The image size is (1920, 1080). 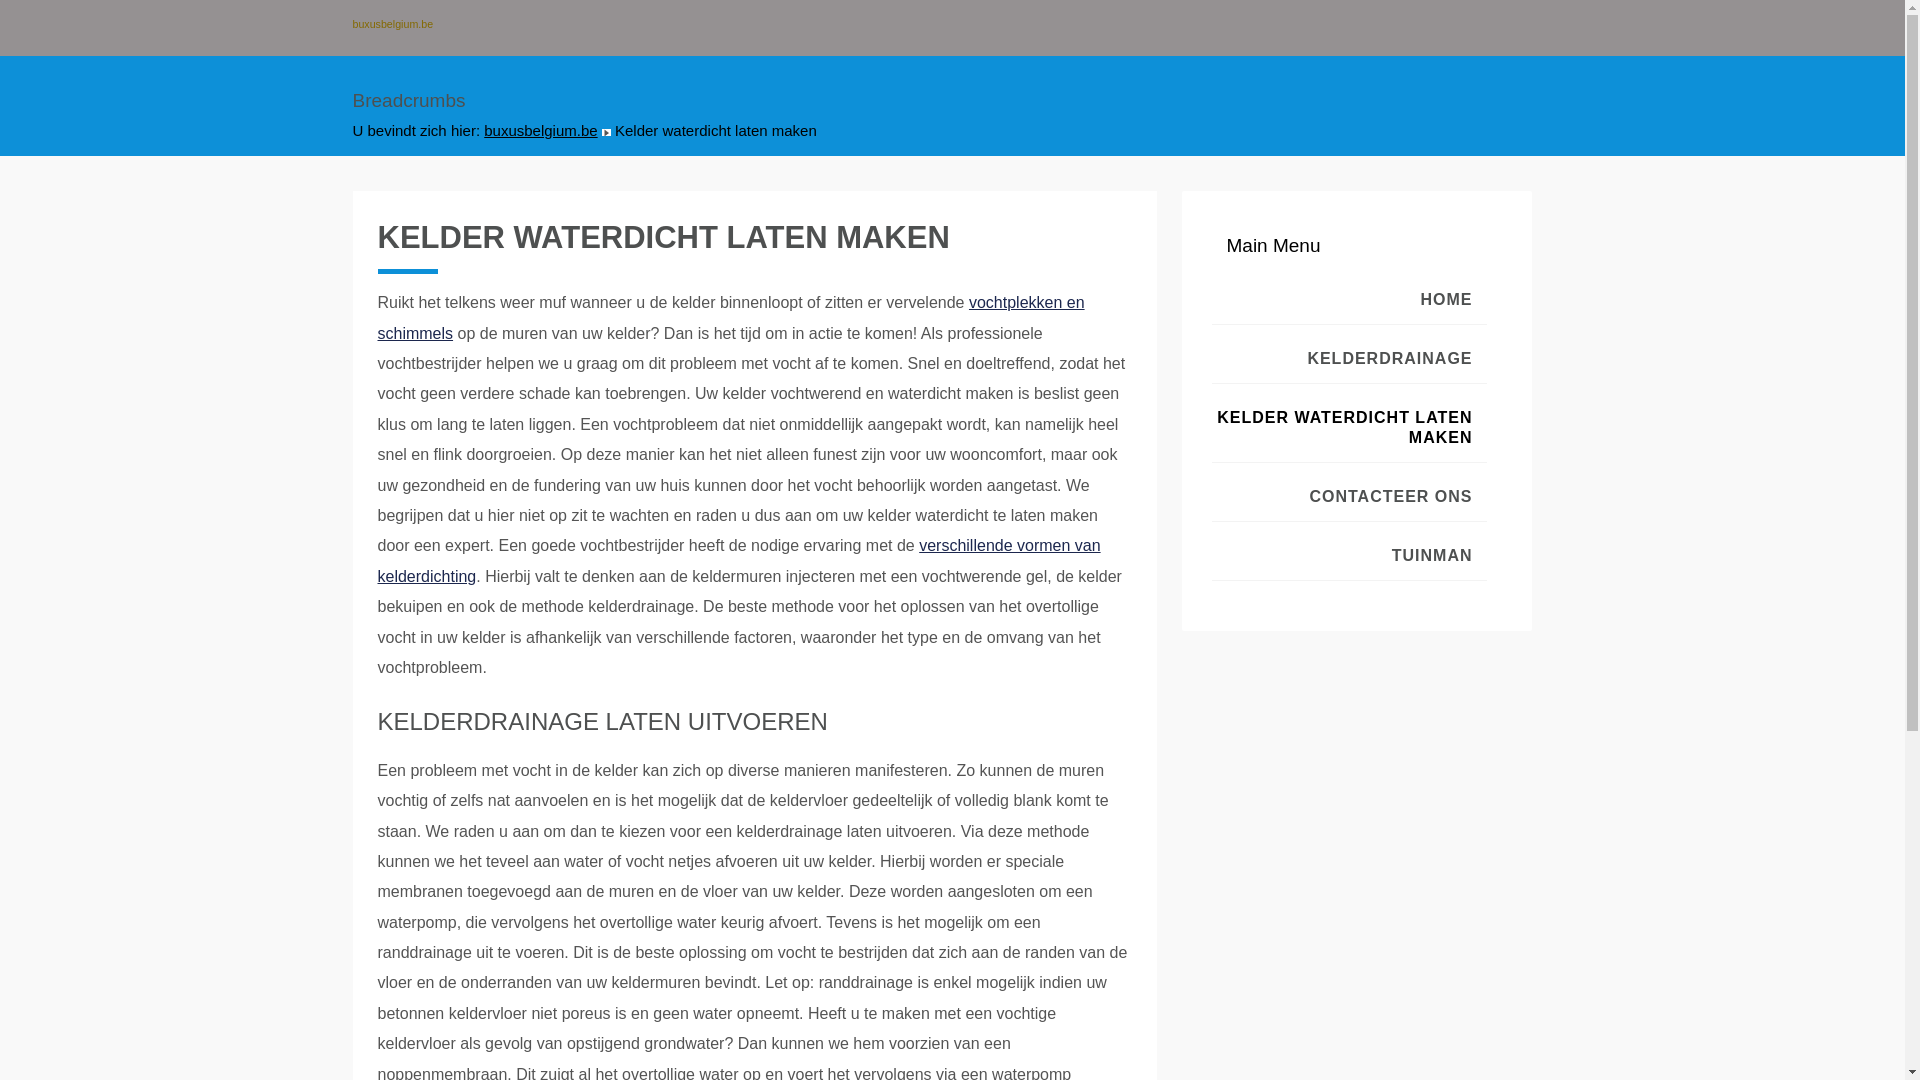 I want to click on 'vochtplekken en schimmels', so click(x=730, y=316).